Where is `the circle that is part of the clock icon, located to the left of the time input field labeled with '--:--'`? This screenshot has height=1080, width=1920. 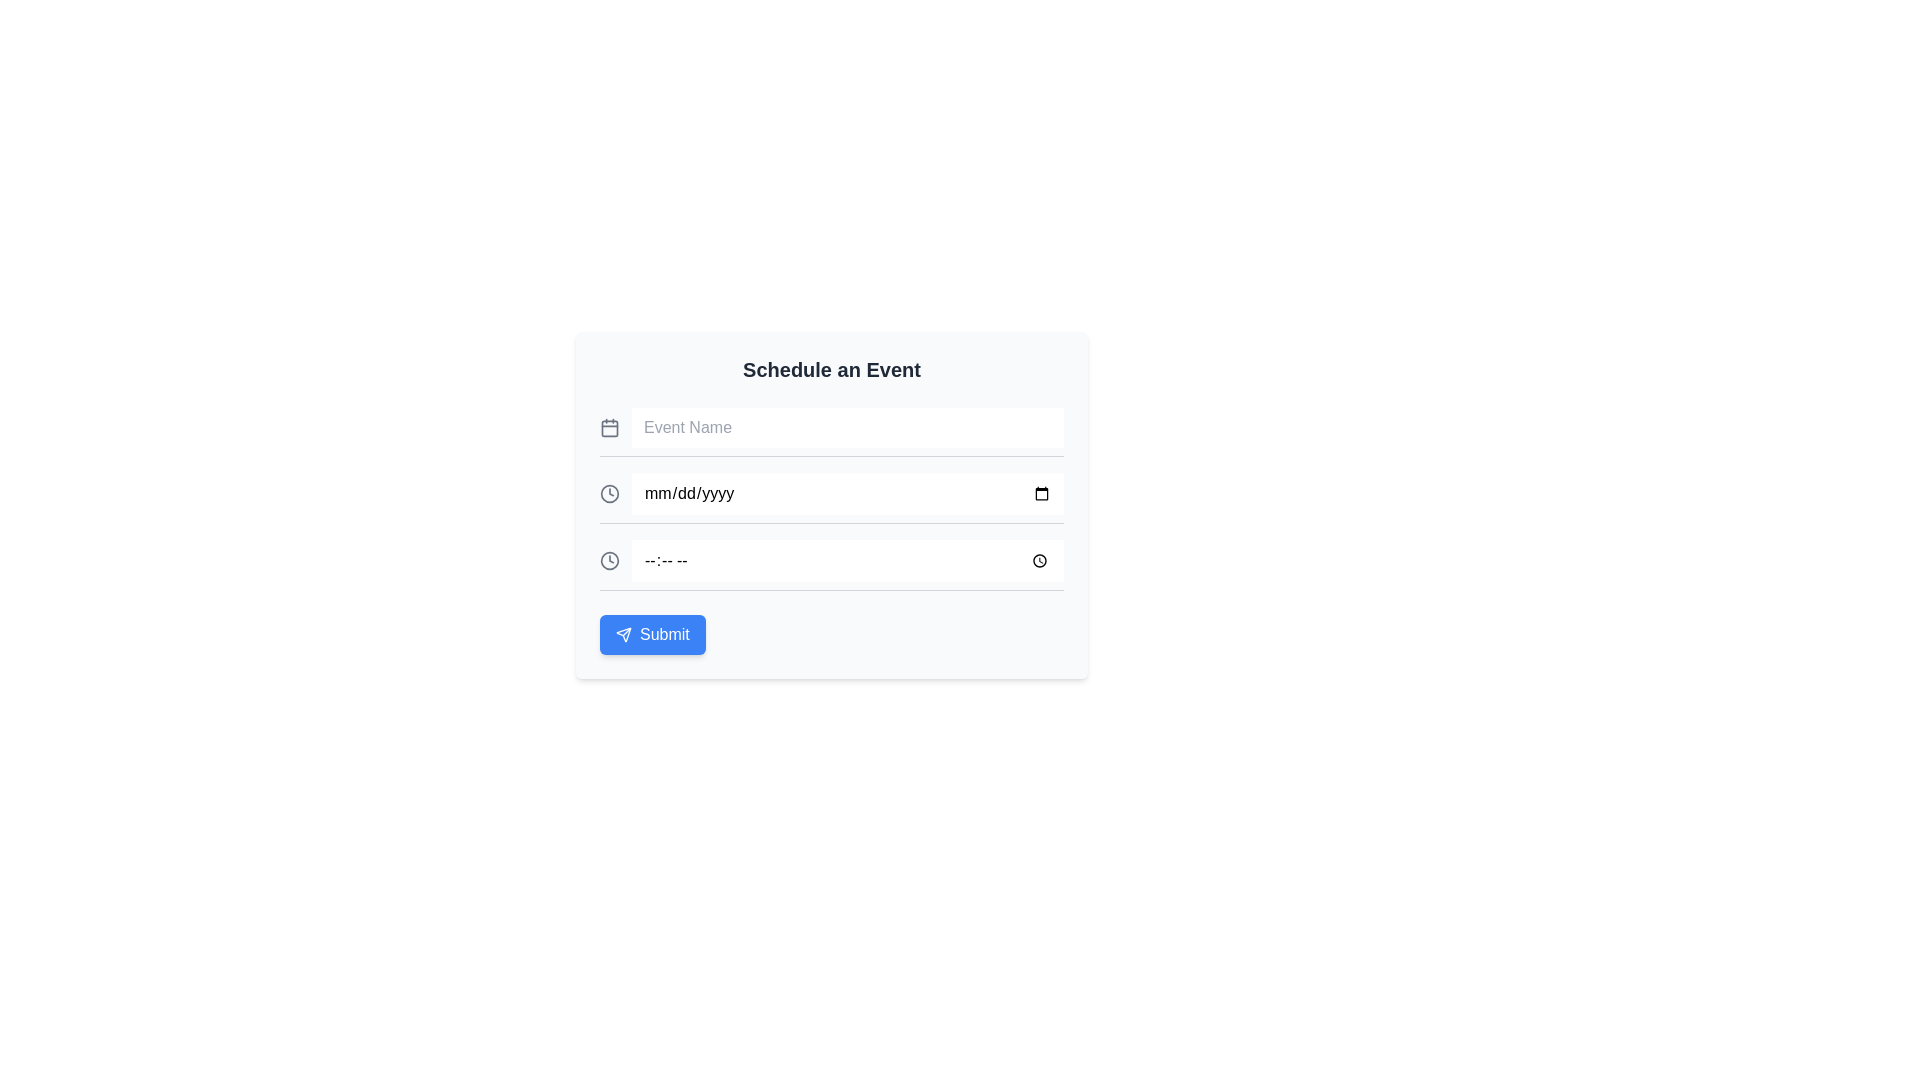 the circle that is part of the clock icon, located to the left of the time input field labeled with '--:--' is located at coordinates (608, 560).